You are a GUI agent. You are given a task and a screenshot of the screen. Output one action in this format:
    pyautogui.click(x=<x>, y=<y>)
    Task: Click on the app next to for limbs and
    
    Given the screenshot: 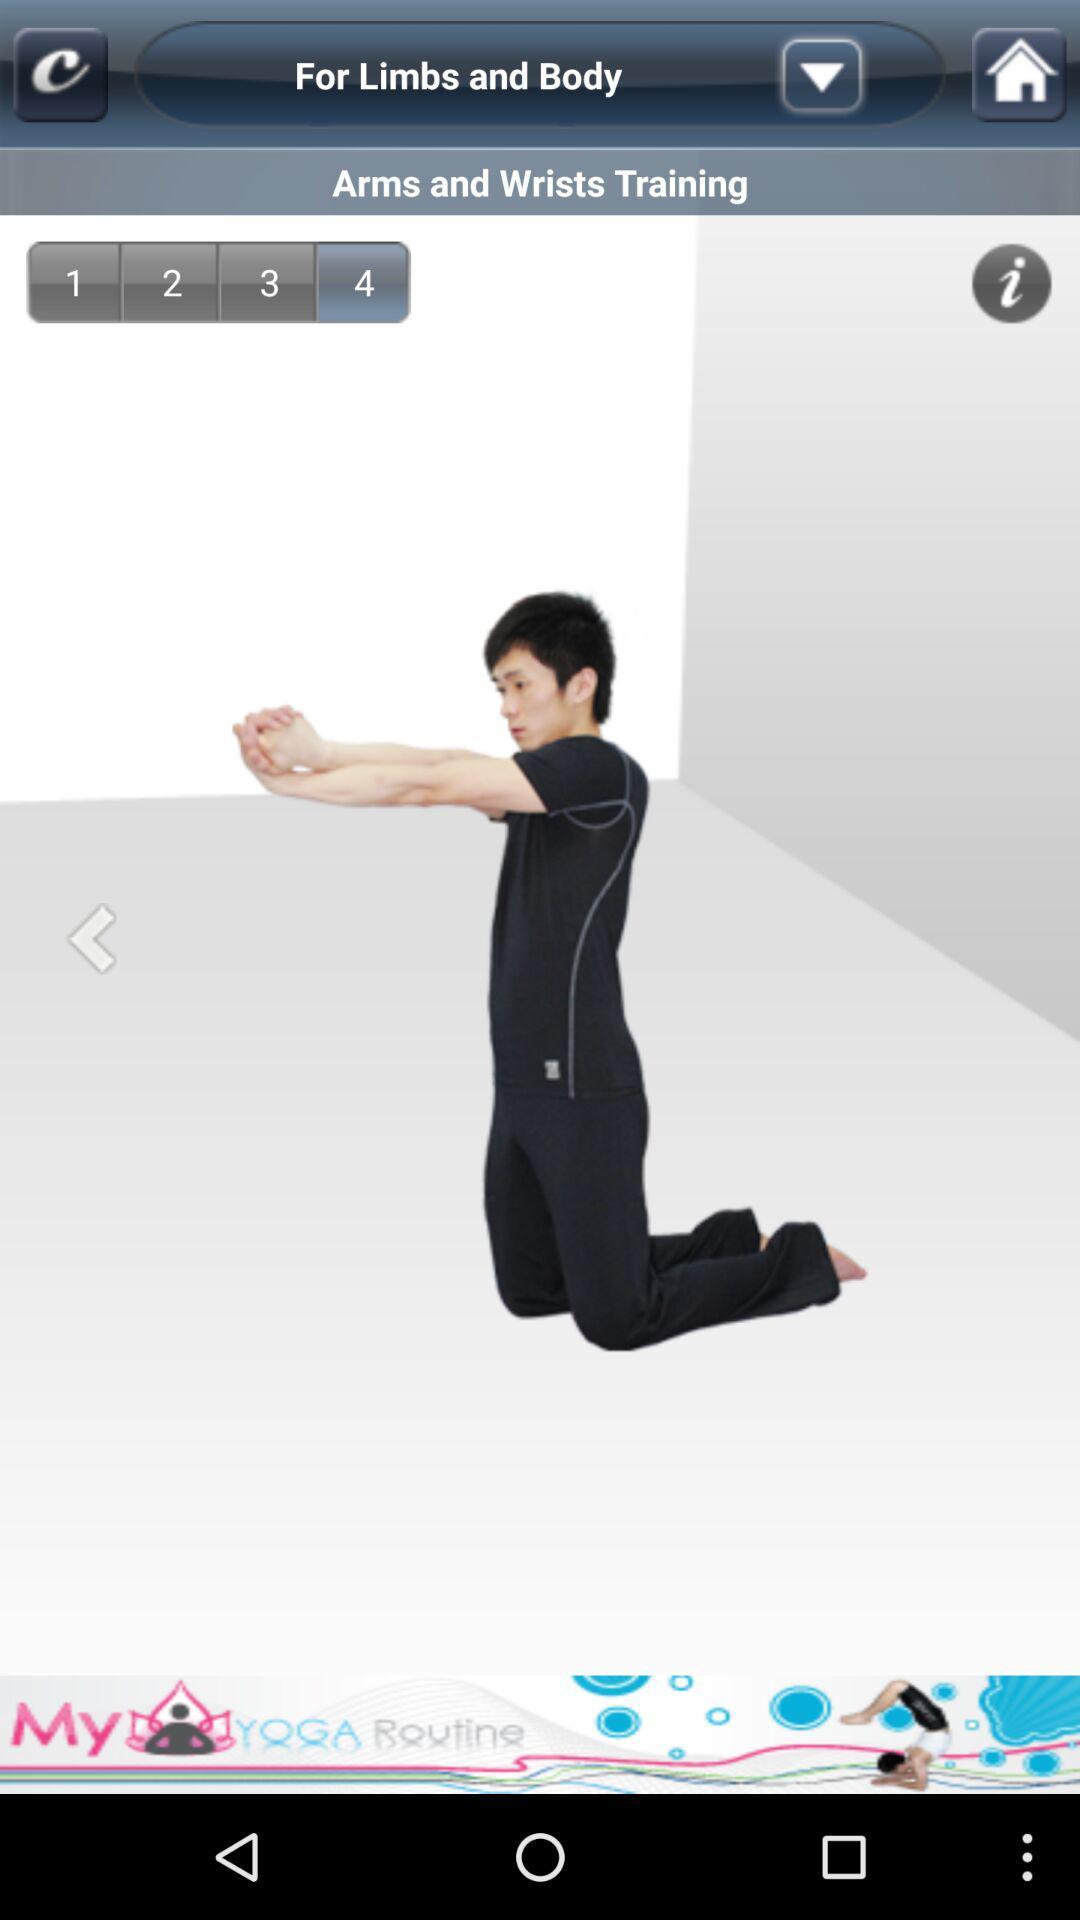 What is the action you would take?
    pyautogui.click(x=853, y=75)
    